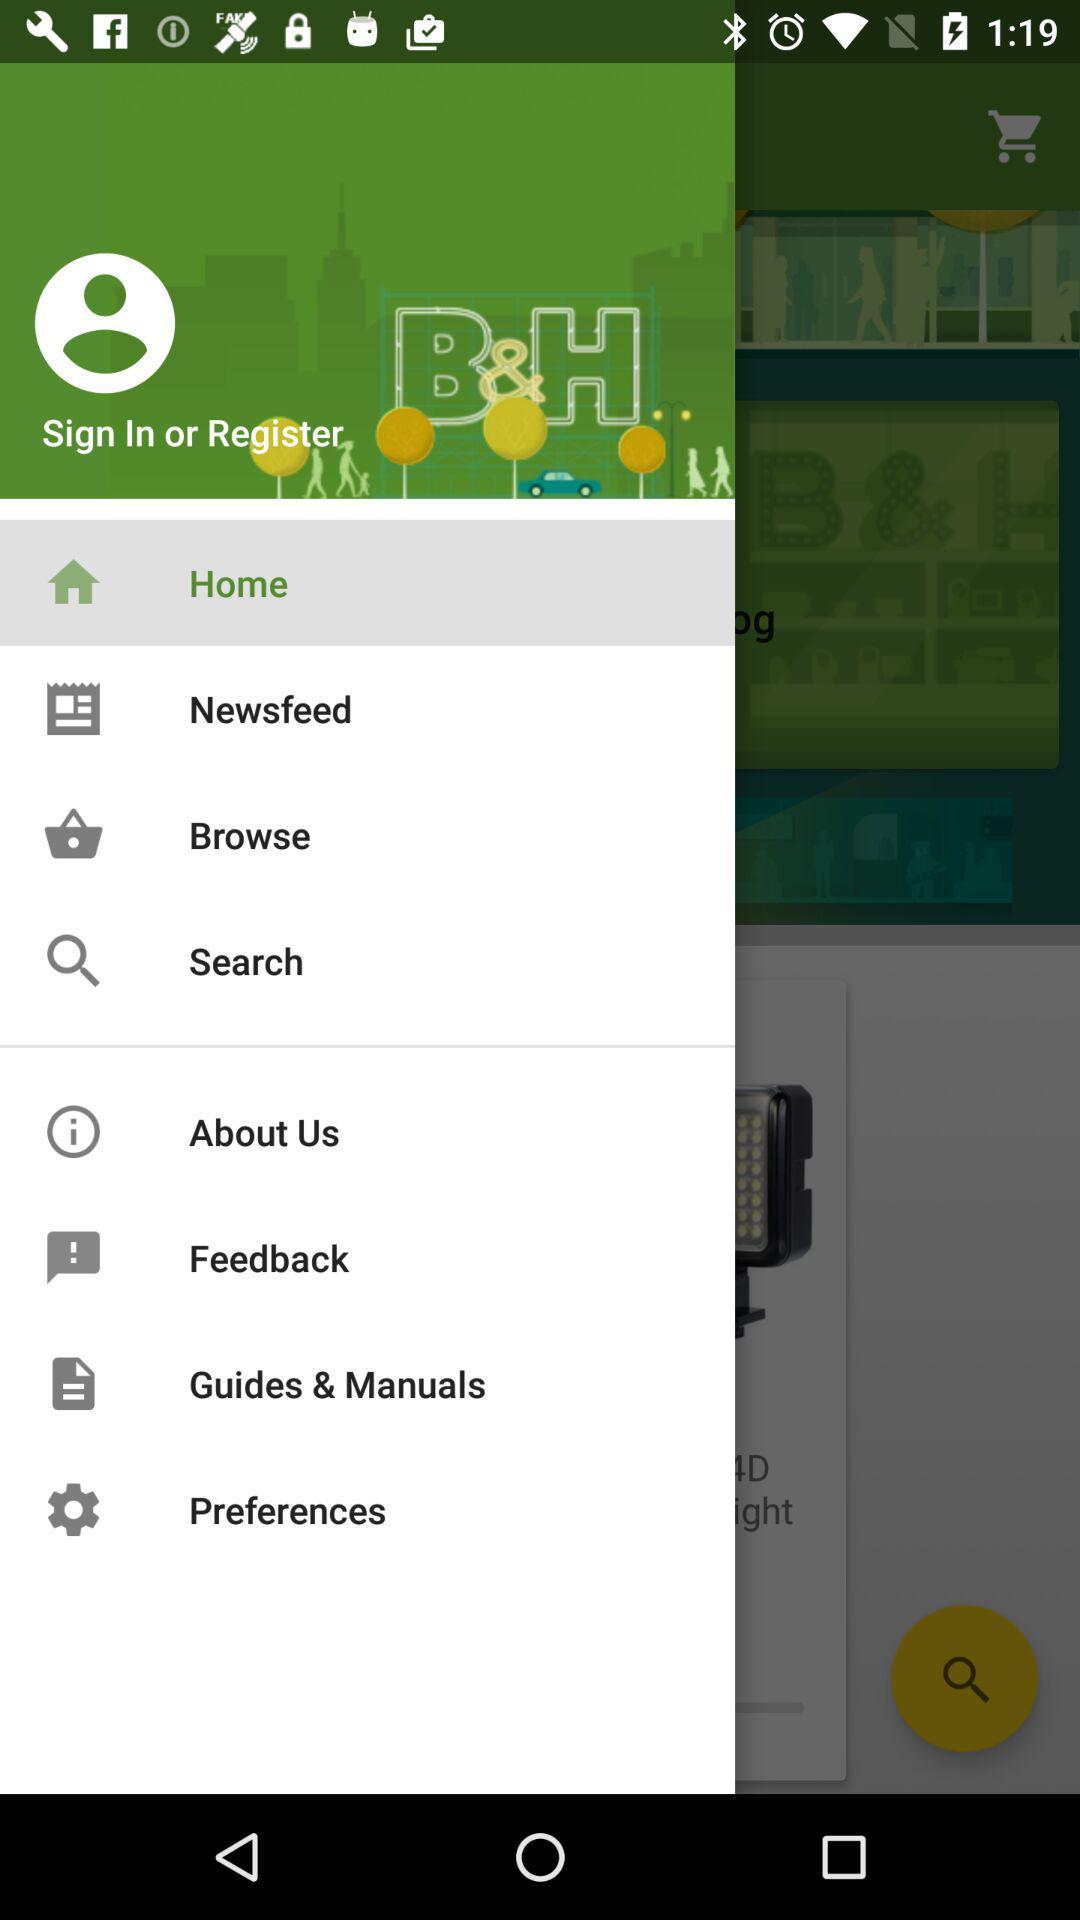 The width and height of the screenshot is (1080, 1920). I want to click on the cart icon, so click(1017, 135).